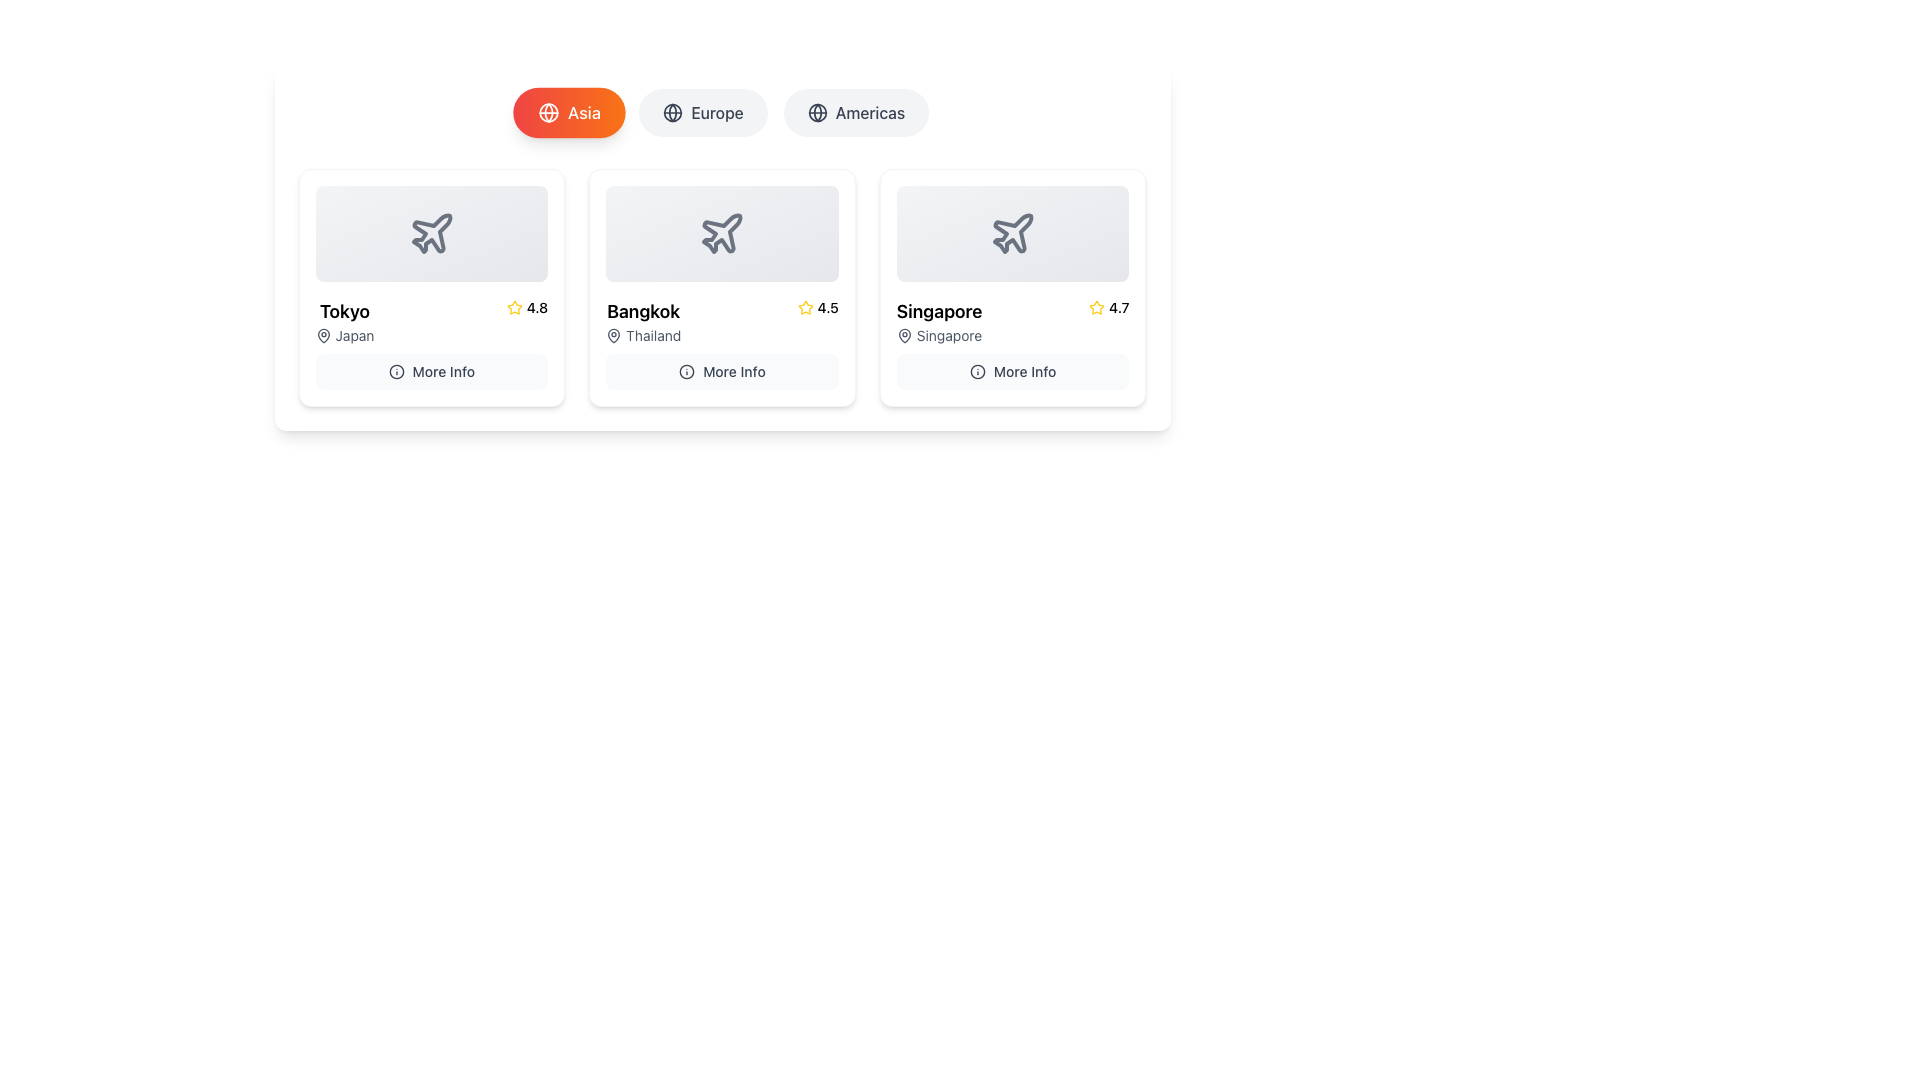  Describe the element at coordinates (673, 112) in the screenshot. I see `the globe icon in the 'Europe' button located in the navigation bar, positioned to the left of the 'Europe' text label` at that location.